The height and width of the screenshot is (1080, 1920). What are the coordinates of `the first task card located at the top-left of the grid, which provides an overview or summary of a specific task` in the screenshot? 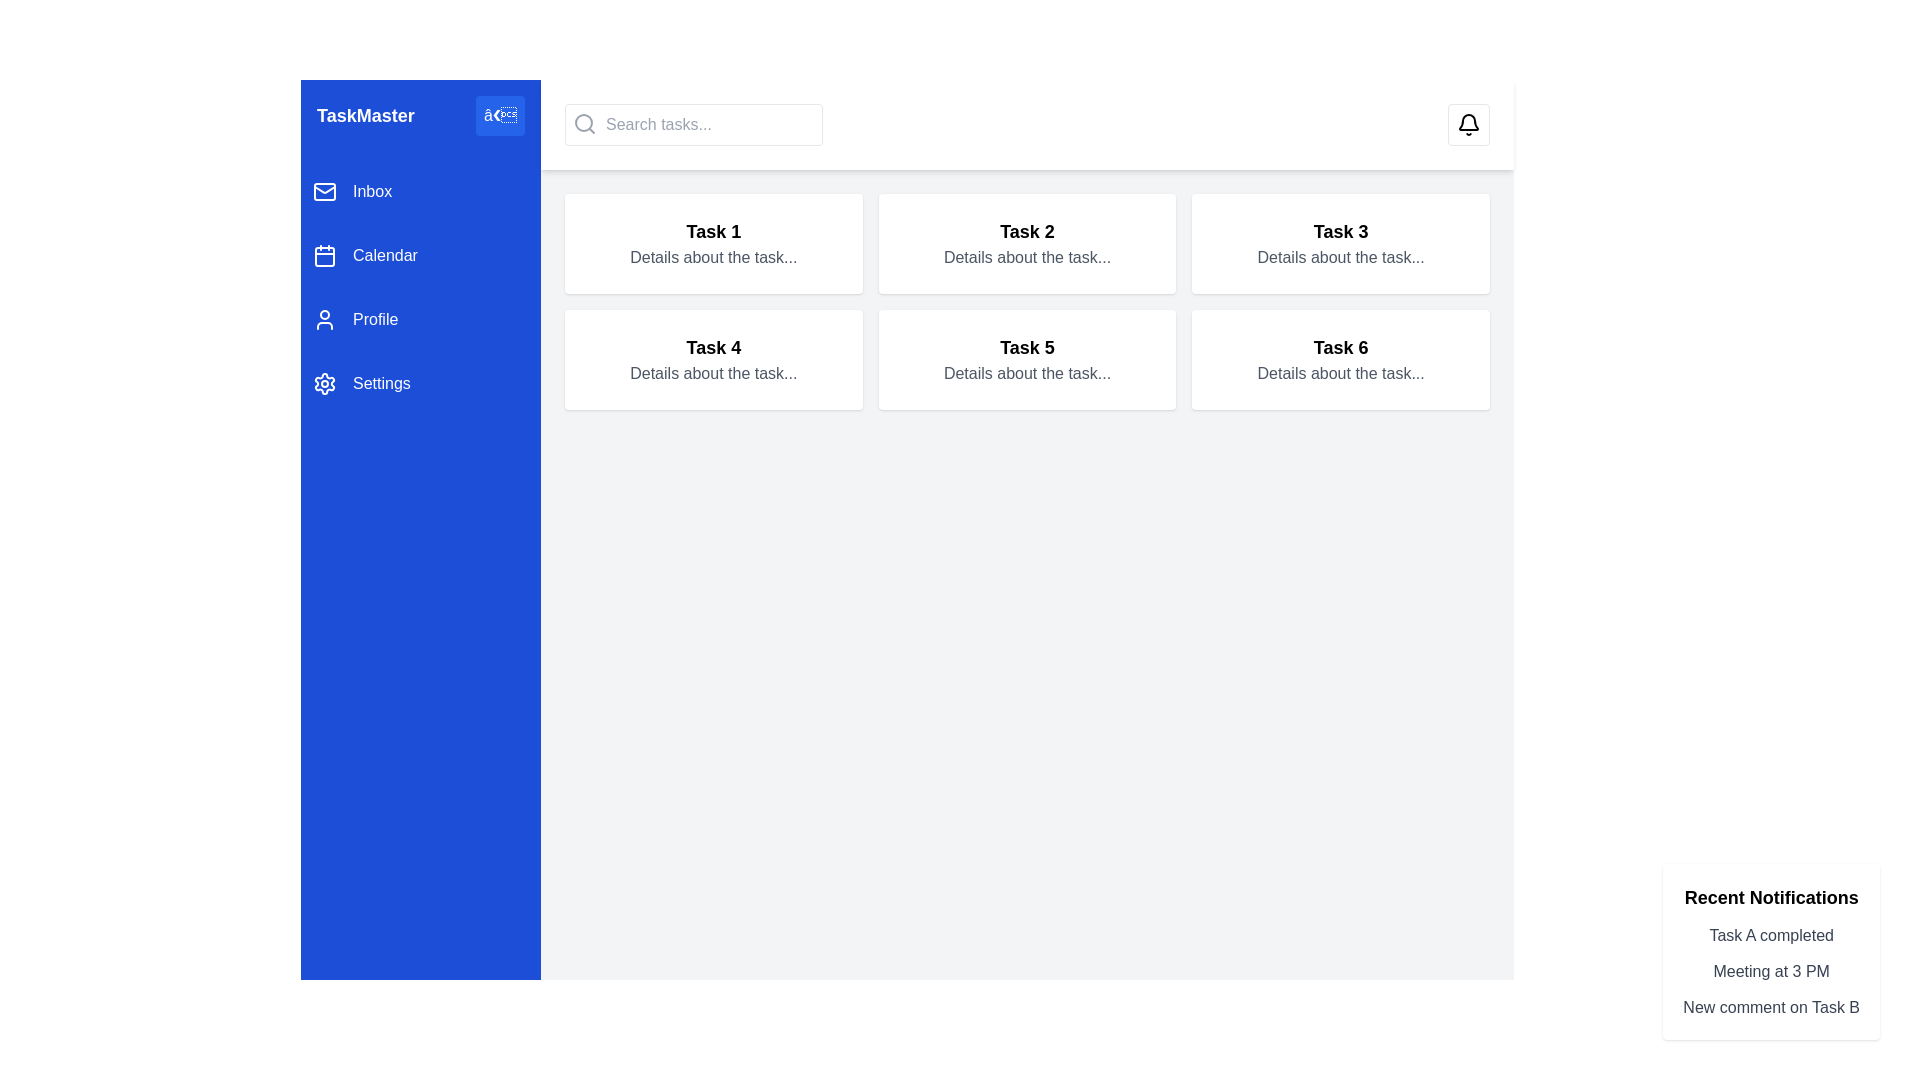 It's located at (713, 242).